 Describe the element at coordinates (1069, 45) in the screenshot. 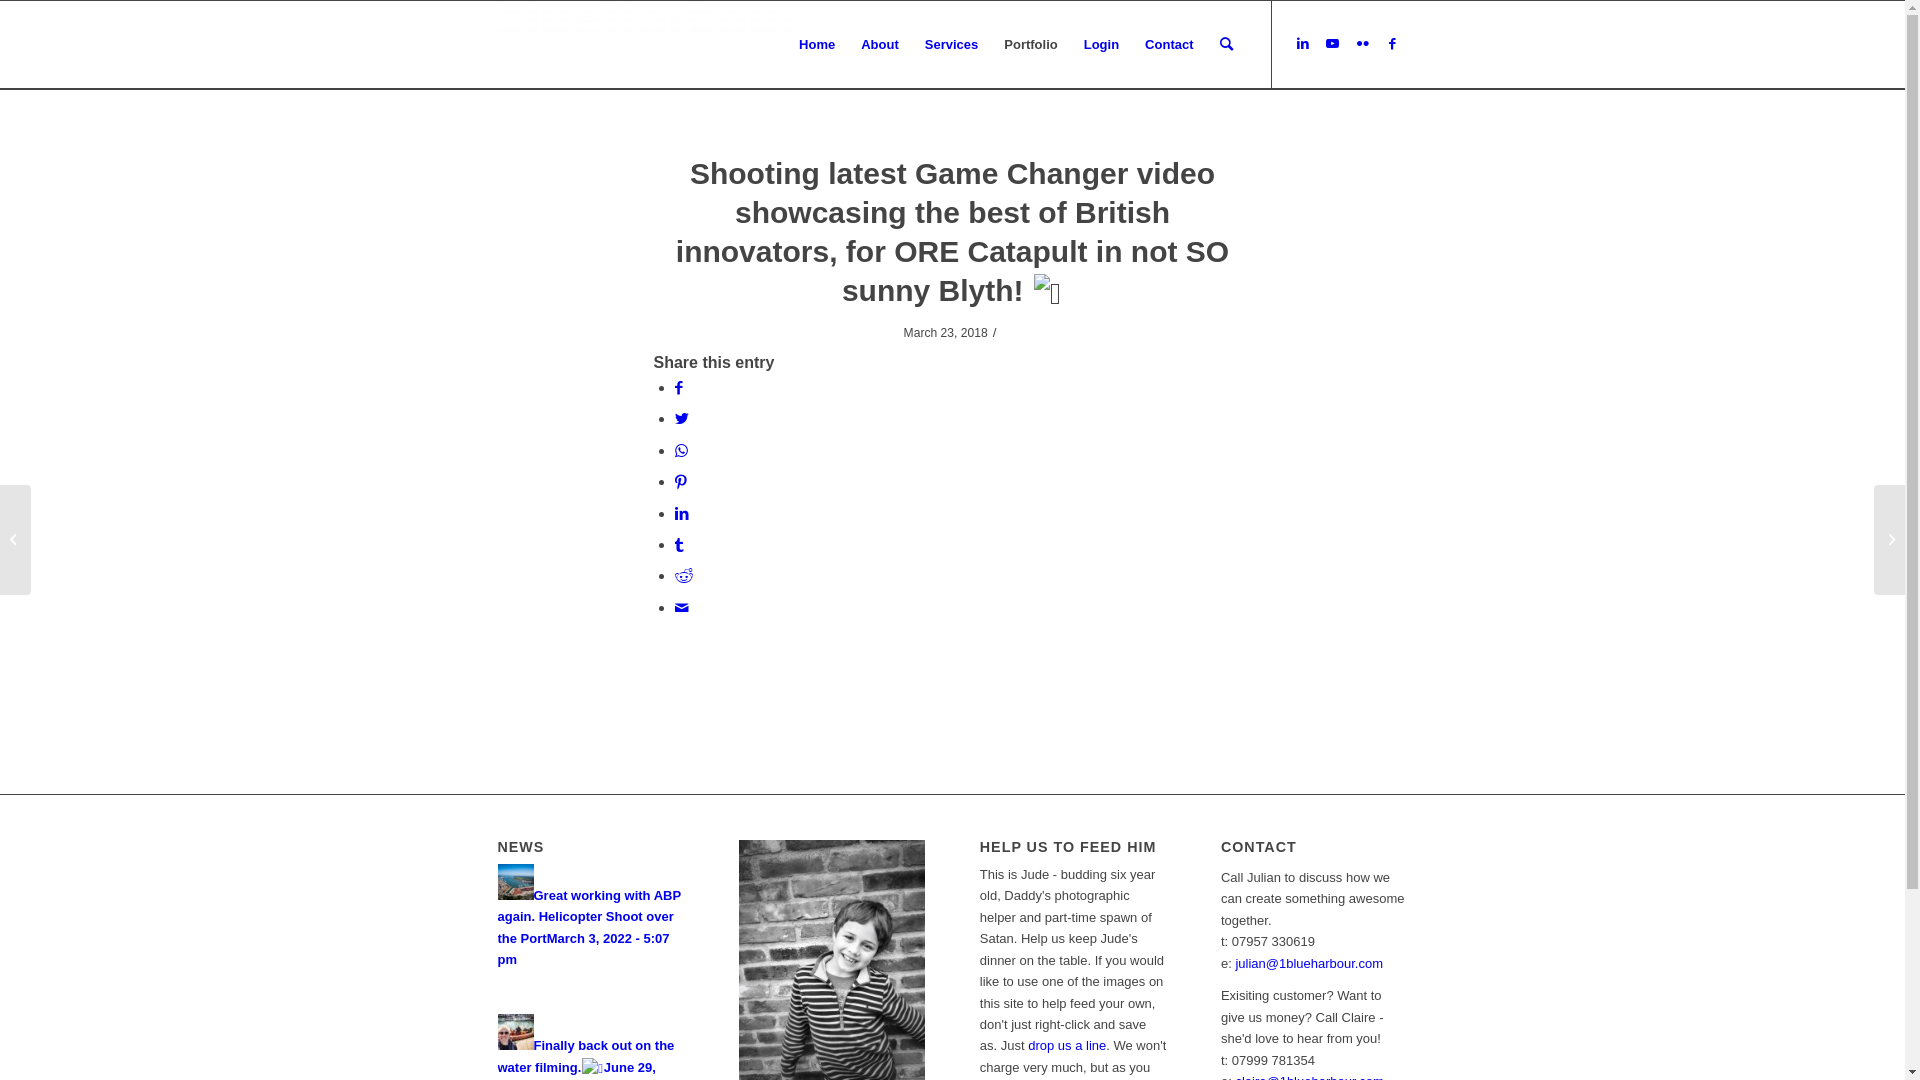

I see `'Login'` at that location.